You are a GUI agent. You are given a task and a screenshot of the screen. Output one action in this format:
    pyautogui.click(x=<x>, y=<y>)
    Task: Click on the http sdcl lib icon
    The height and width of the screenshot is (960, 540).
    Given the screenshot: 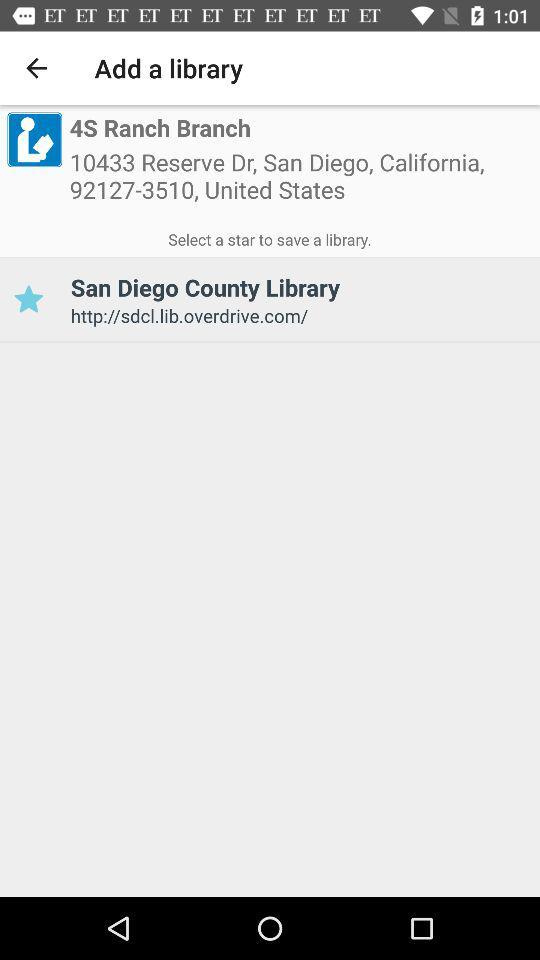 What is the action you would take?
    pyautogui.click(x=297, y=315)
    